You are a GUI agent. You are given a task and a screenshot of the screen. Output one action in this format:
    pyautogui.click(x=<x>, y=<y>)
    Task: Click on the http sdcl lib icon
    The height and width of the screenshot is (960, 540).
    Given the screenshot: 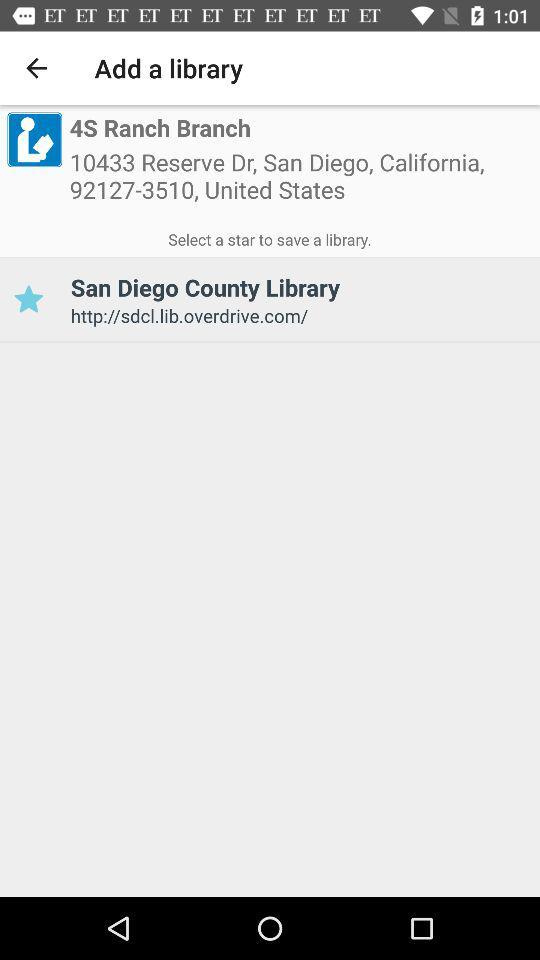 What is the action you would take?
    pyautogui.click(x=297, y=315)
    